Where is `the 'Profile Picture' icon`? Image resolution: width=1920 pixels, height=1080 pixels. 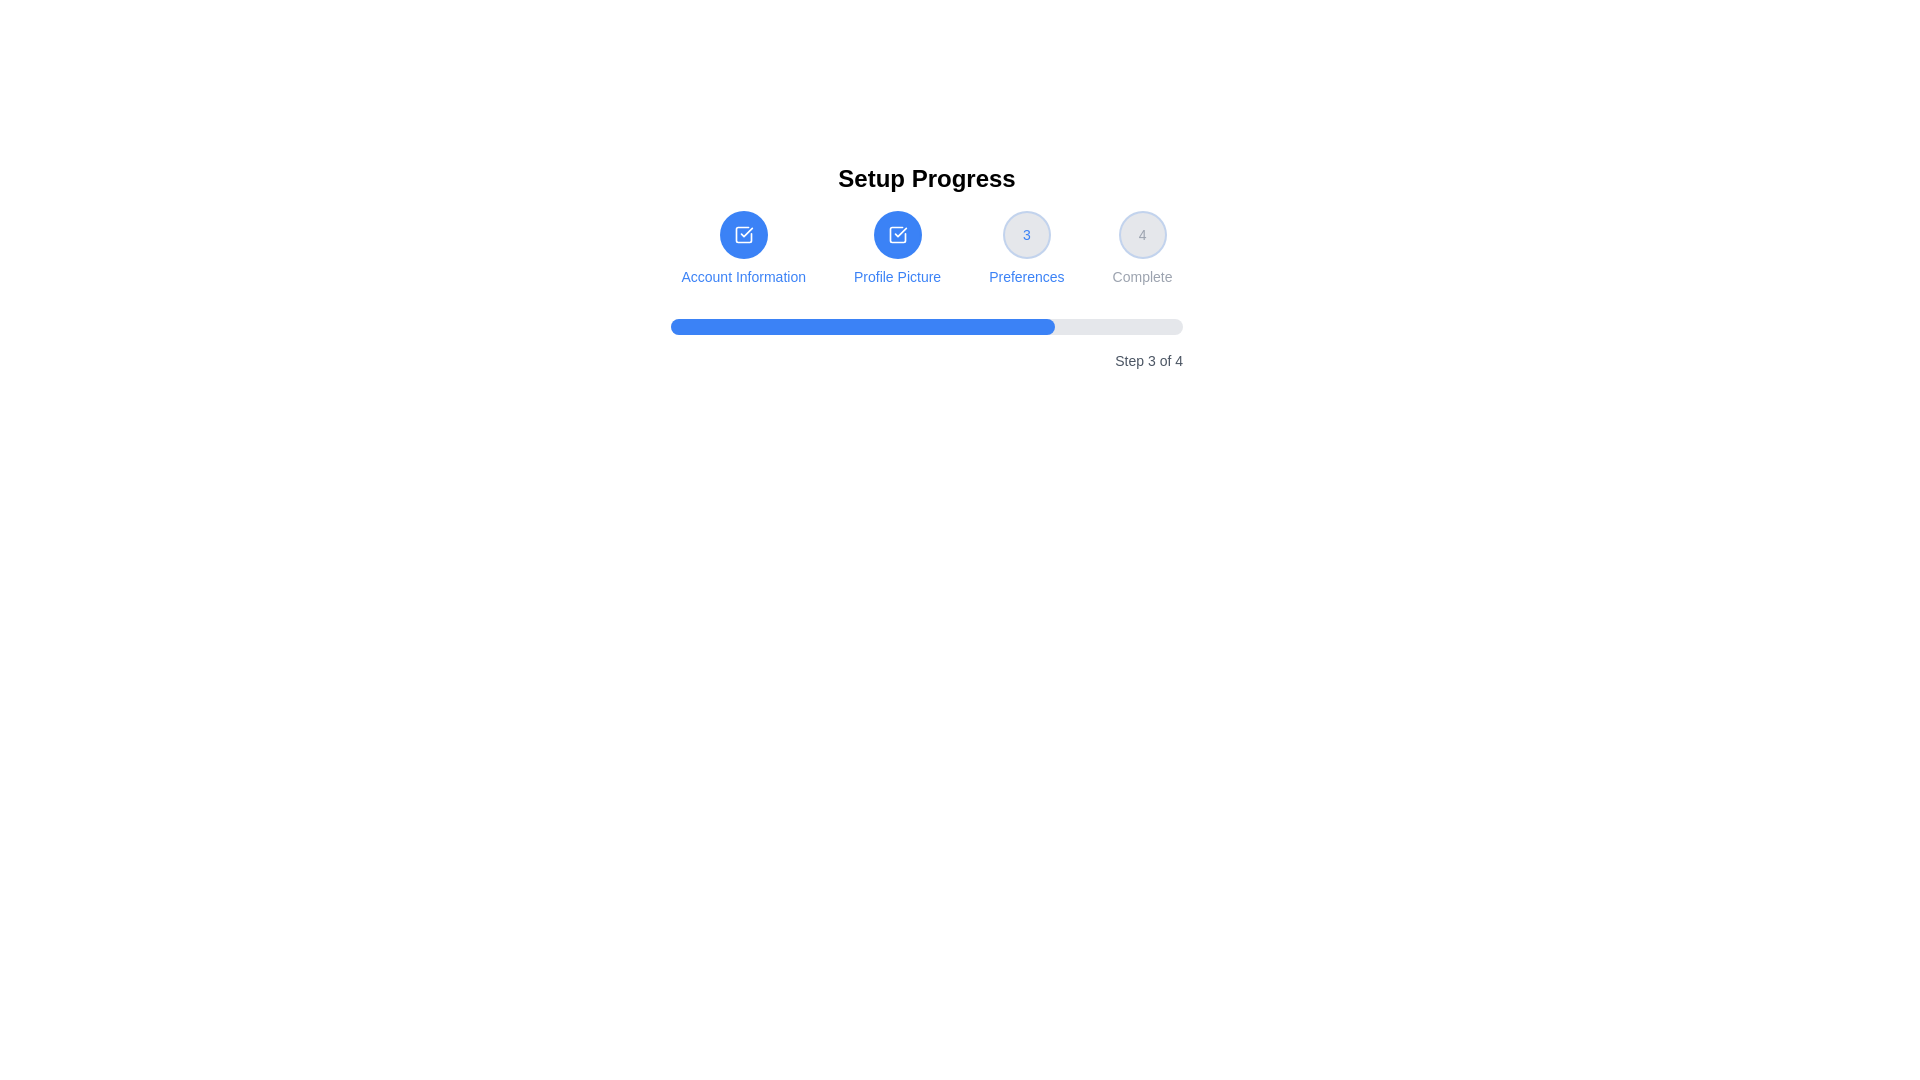 the 'Profile Picture' icon is located at coordinates (896, 248).